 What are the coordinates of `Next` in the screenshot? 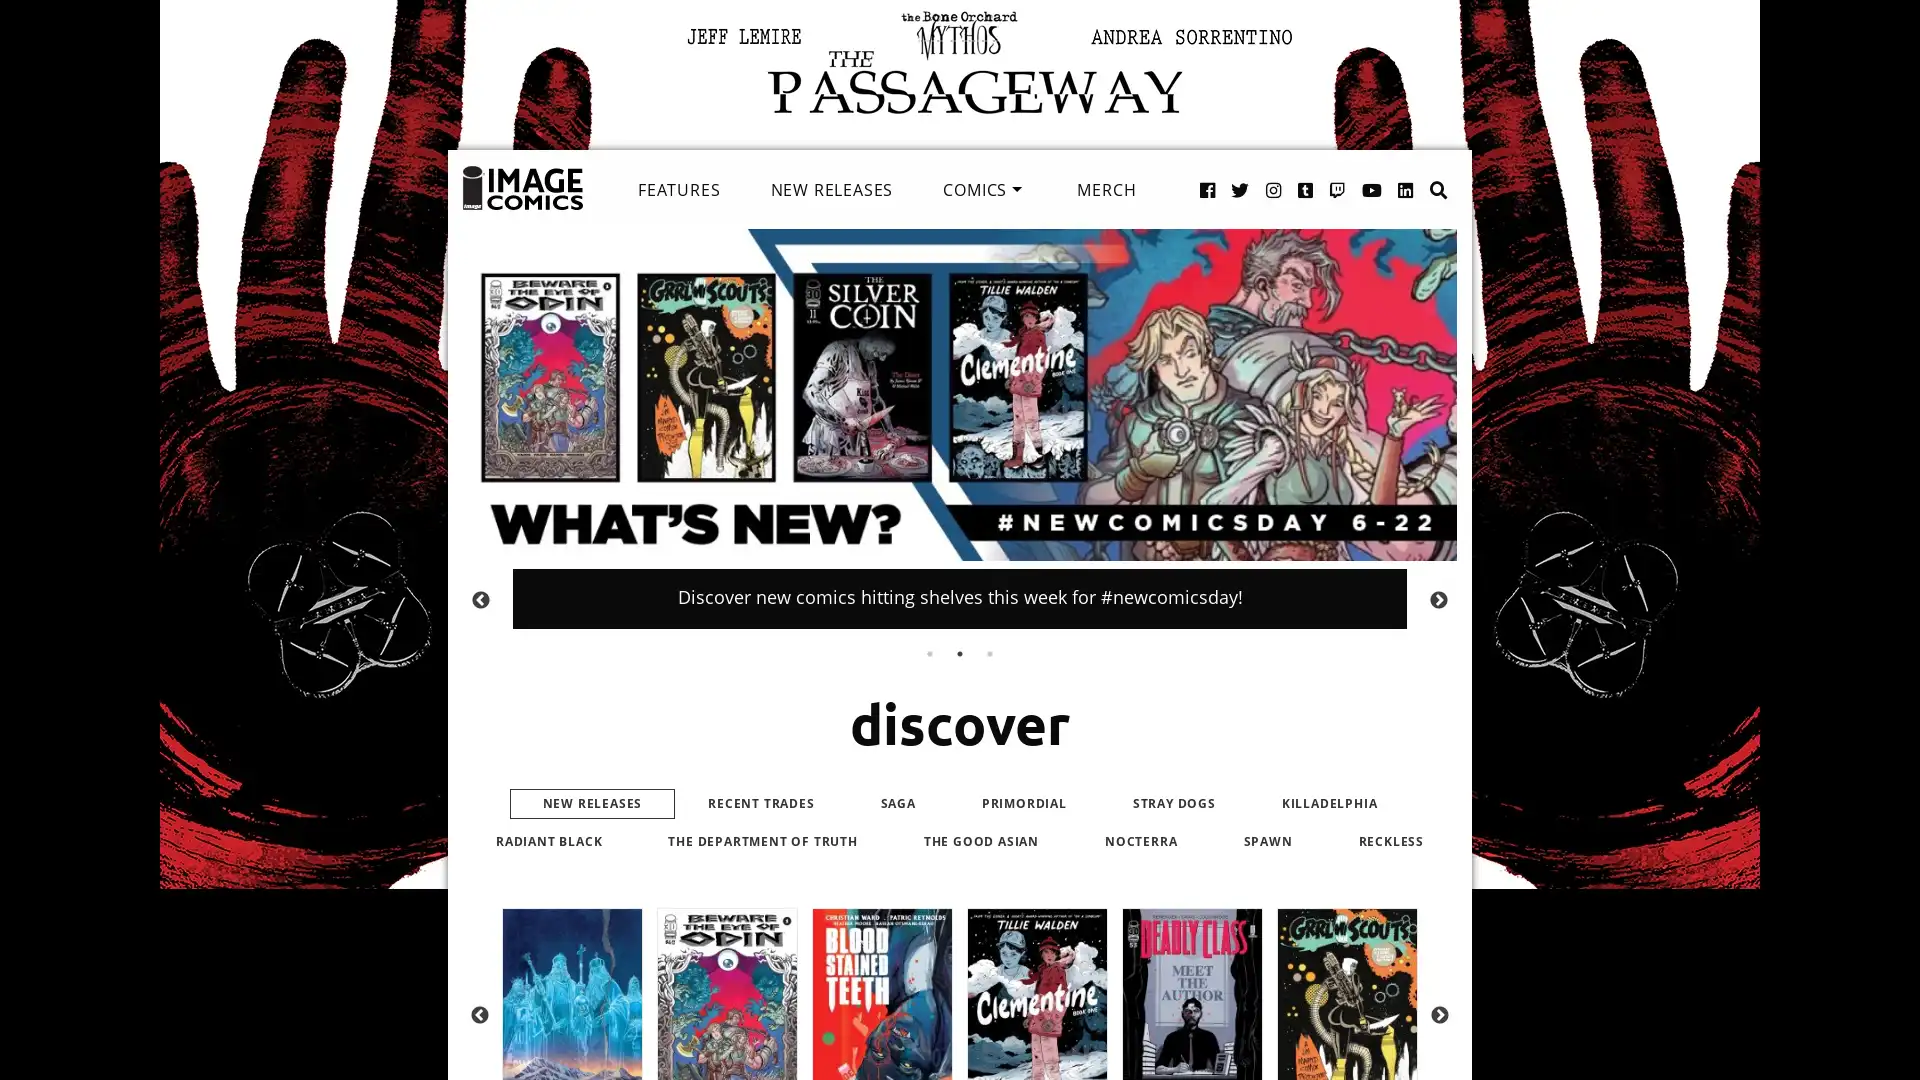 It's located at (1440, 1014).